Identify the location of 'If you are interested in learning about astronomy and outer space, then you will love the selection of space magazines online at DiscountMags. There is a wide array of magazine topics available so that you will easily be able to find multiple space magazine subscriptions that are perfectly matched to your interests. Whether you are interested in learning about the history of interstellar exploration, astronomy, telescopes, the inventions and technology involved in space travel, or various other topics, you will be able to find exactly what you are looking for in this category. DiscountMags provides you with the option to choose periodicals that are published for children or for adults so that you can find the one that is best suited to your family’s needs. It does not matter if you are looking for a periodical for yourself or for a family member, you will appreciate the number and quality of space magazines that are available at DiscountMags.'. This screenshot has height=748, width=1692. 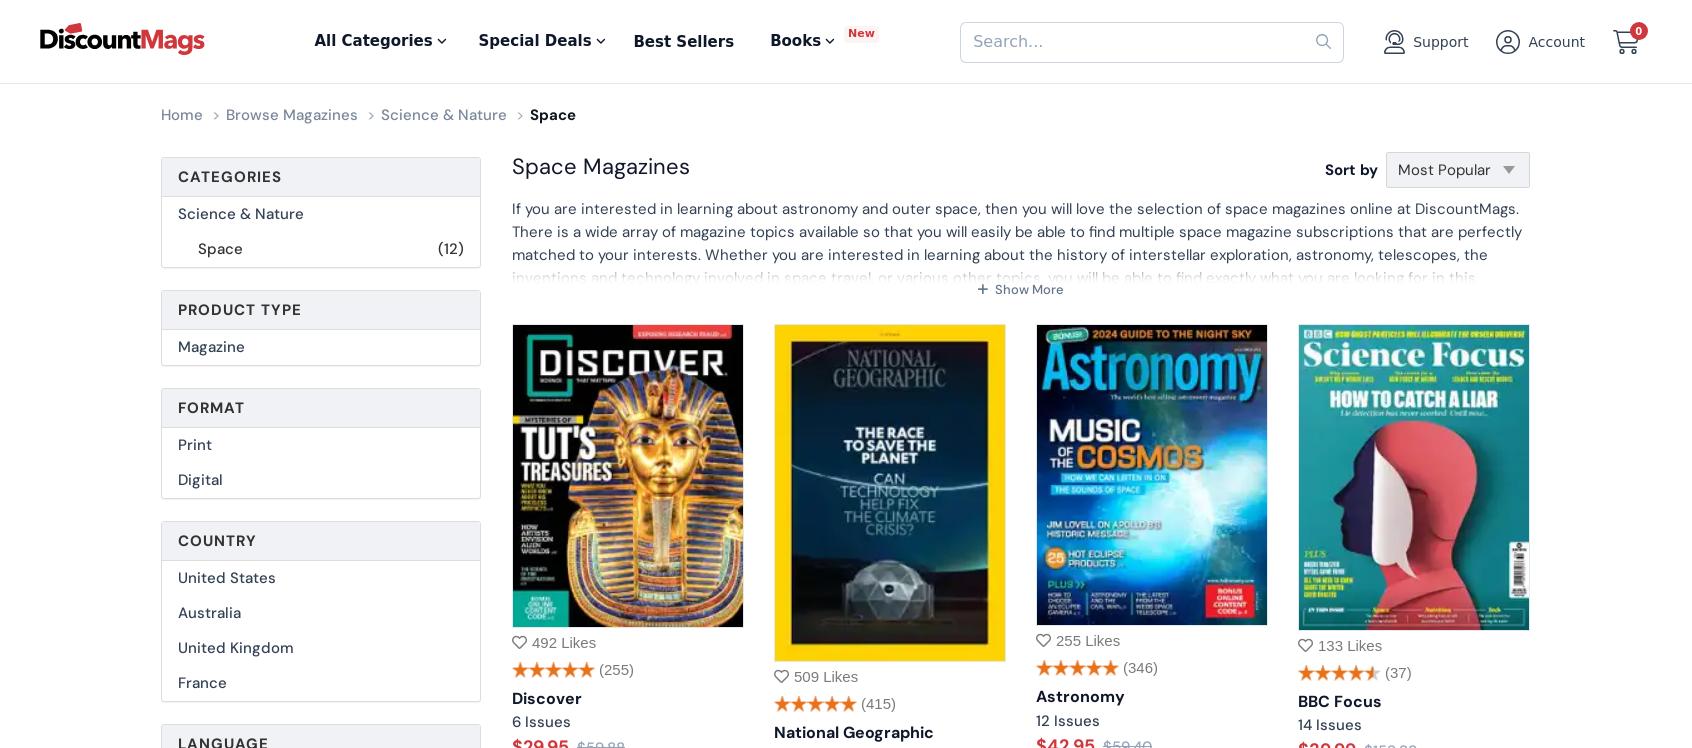
(1018, 277).